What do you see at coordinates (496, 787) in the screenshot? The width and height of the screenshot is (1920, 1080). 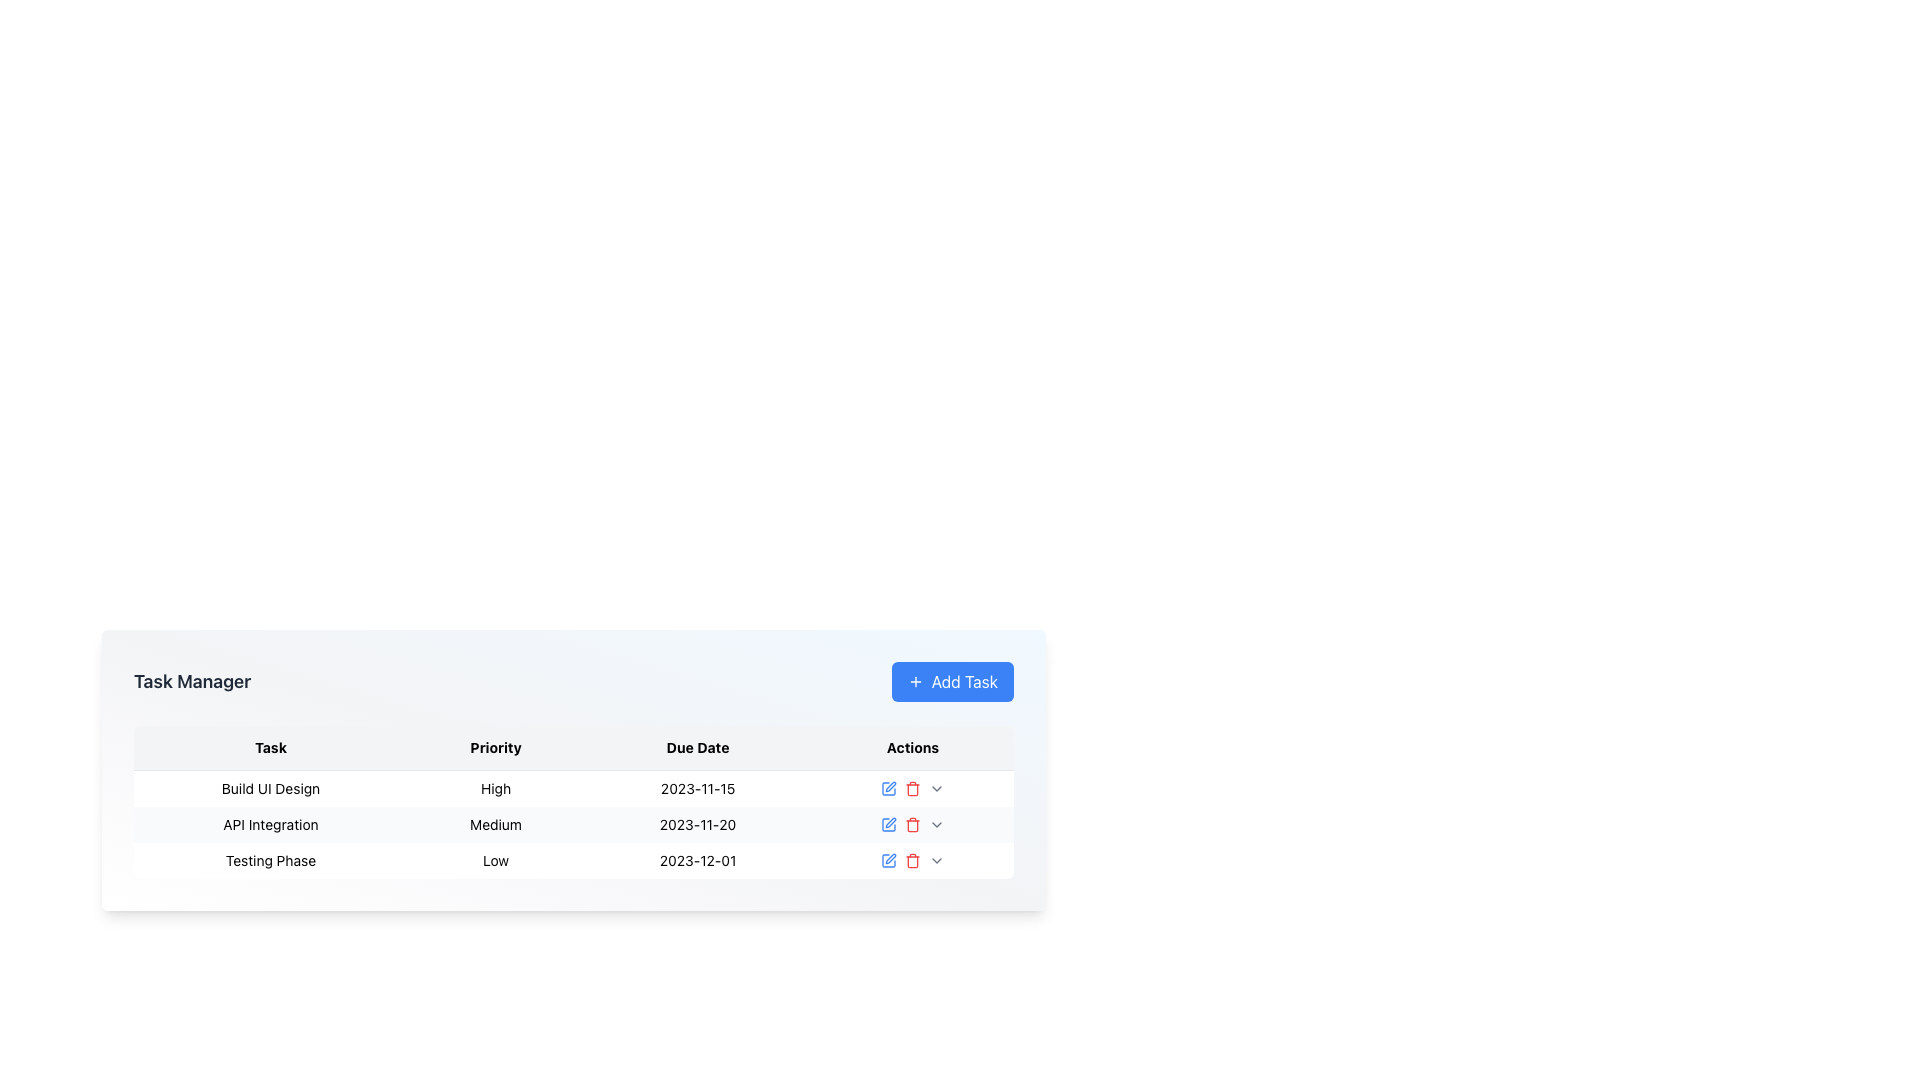 I see `the 'High' priority Text Label in the task manager under the 'Priority' column for the 'Build UI Design' task` at bounding box center [496, 787].